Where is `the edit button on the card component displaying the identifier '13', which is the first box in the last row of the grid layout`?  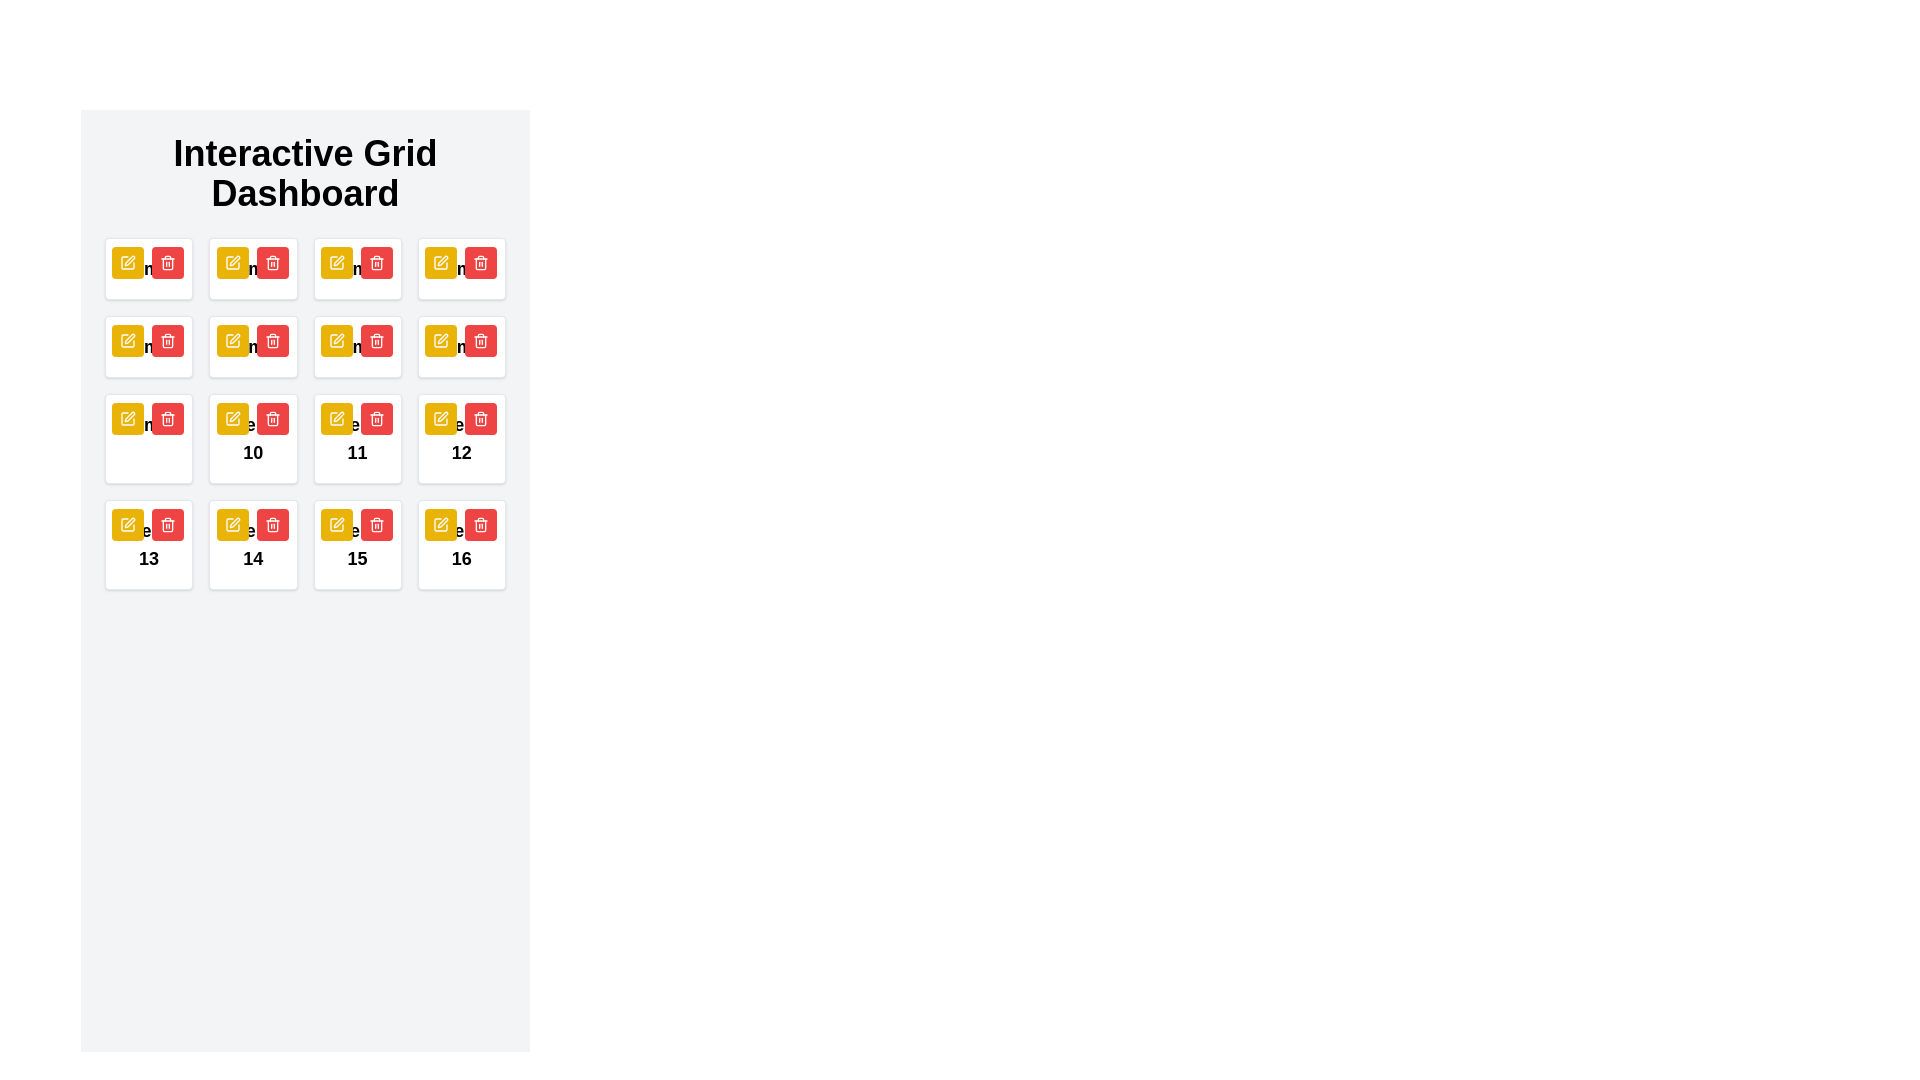
the edit button on the card component displaying the identifier '13', which is the first box in the last row of the grid layout is located at coordinates (148, 544).